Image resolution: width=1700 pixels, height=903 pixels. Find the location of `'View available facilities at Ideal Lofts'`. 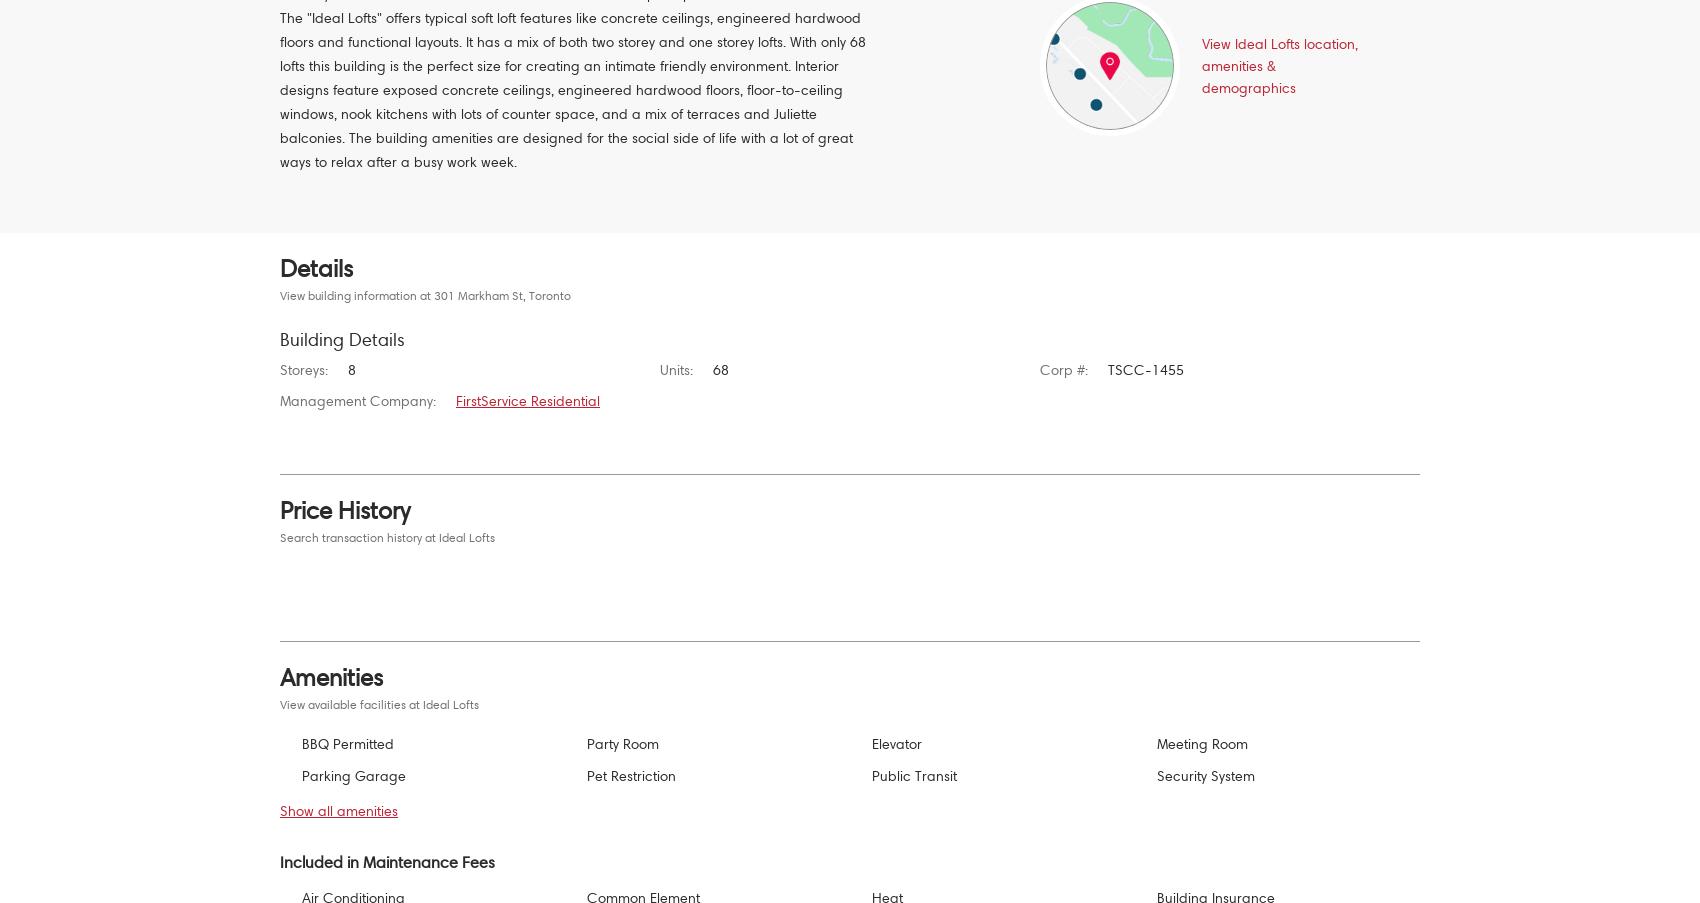

'View available facilities at Ideal Lofts' is located at coordinates (279, 703).